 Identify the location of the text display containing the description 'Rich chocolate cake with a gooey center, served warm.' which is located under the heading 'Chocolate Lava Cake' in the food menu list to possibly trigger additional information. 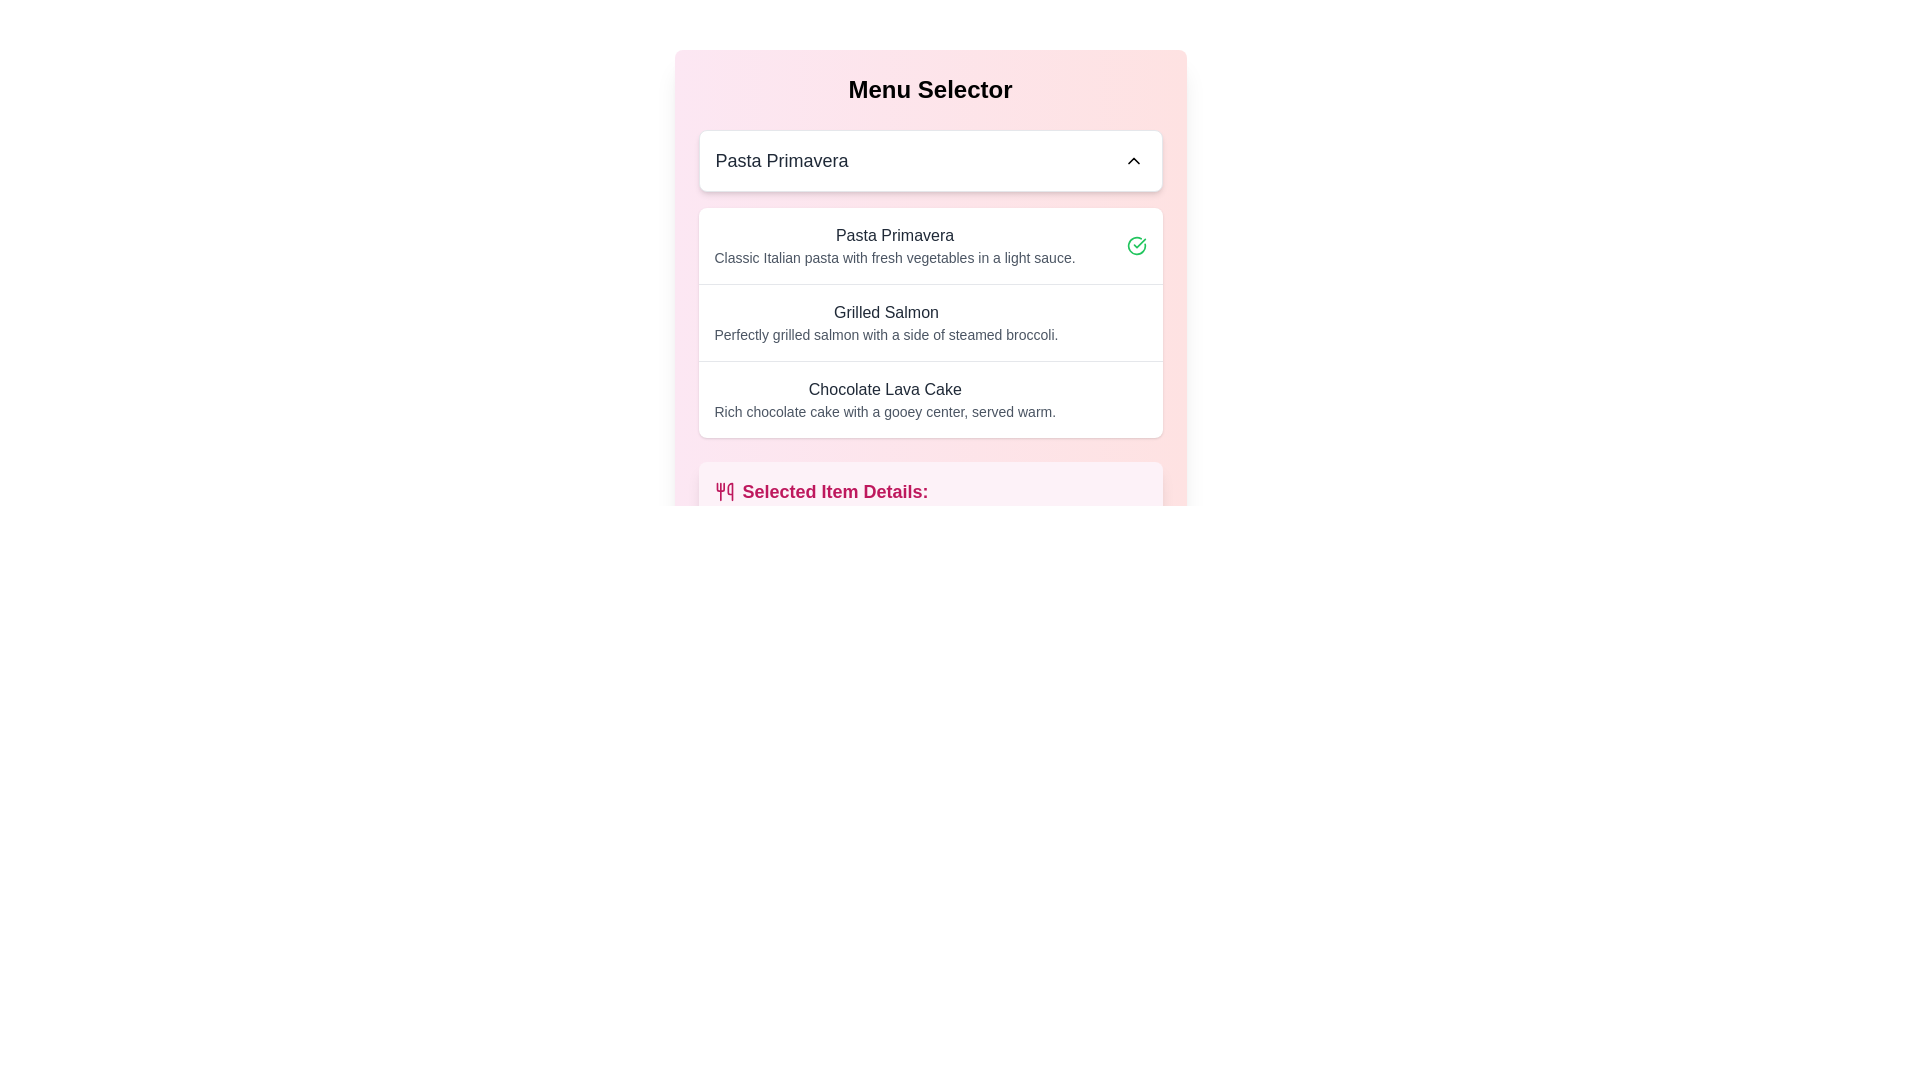
(884, 411).